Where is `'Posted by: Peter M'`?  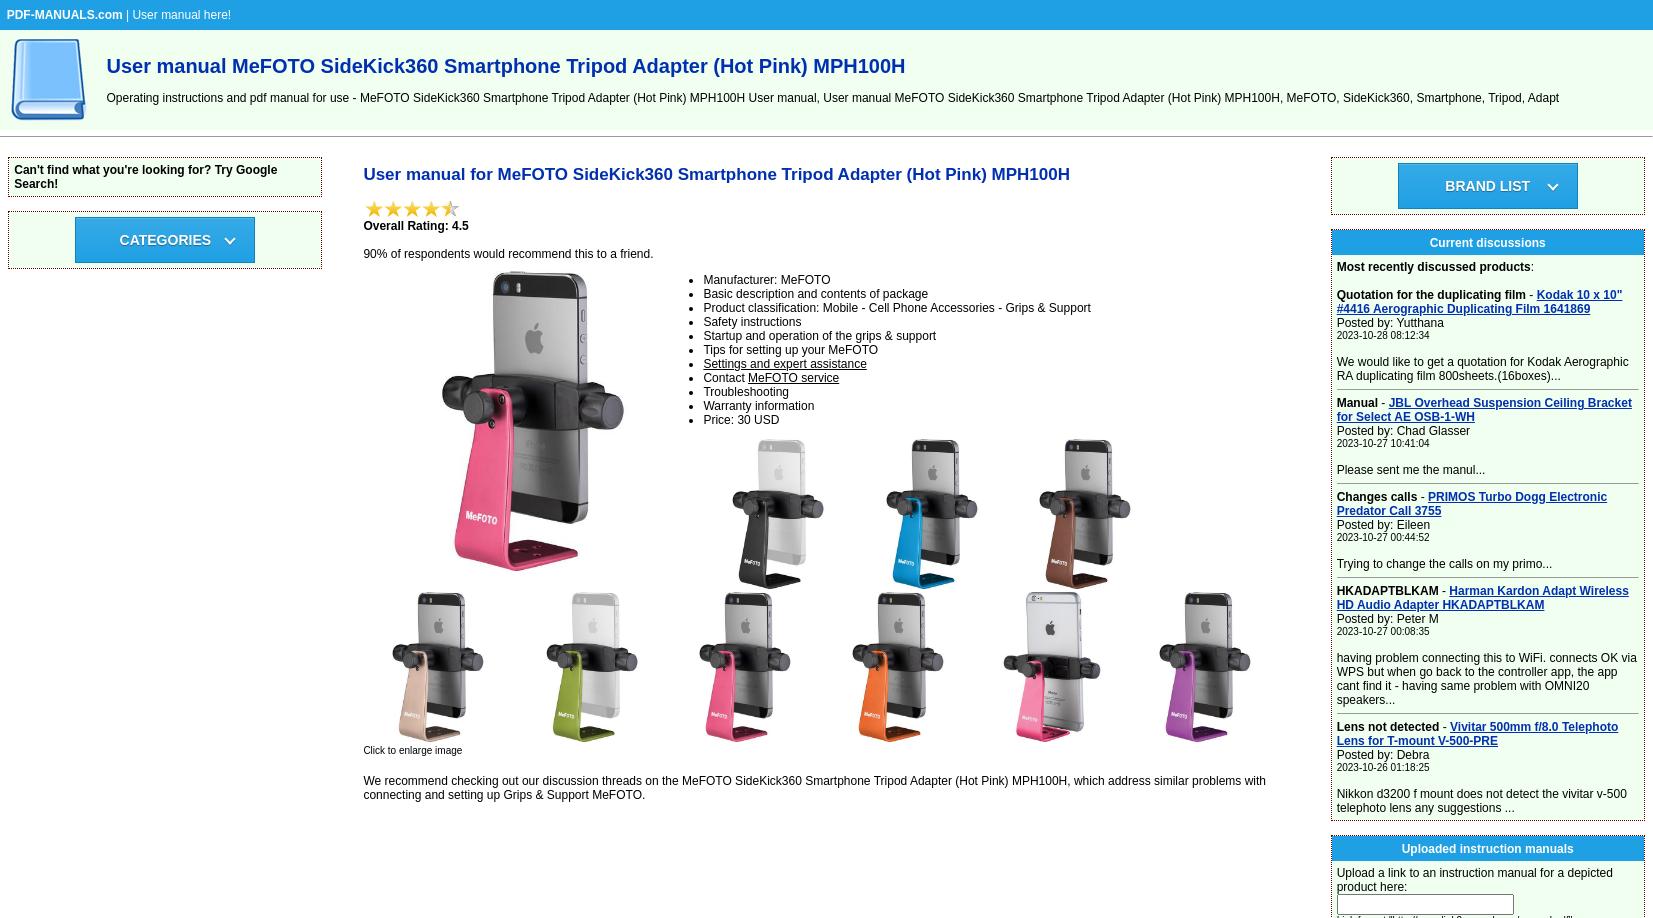
'Posted by: Peter M' is located at coordinates (1335, 619).